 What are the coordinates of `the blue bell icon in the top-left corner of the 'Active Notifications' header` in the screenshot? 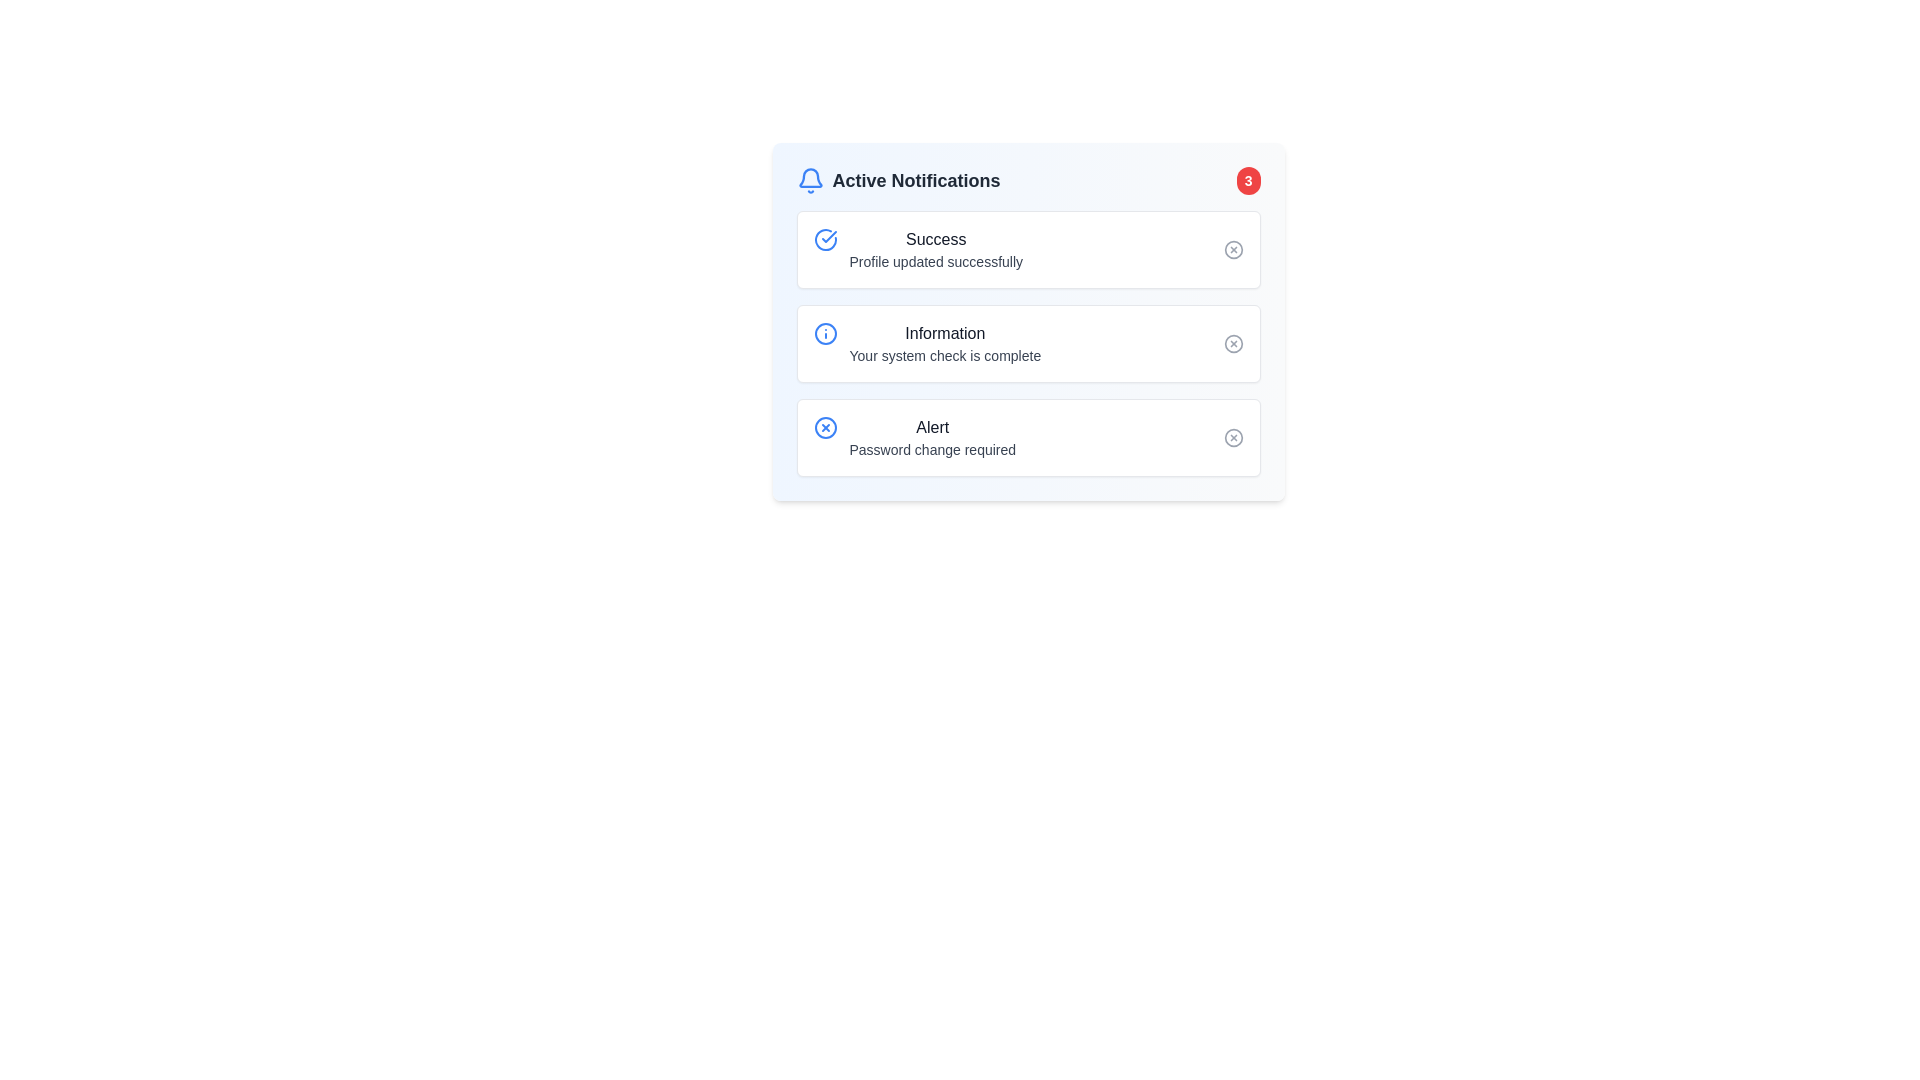 It's located at (810, 181).